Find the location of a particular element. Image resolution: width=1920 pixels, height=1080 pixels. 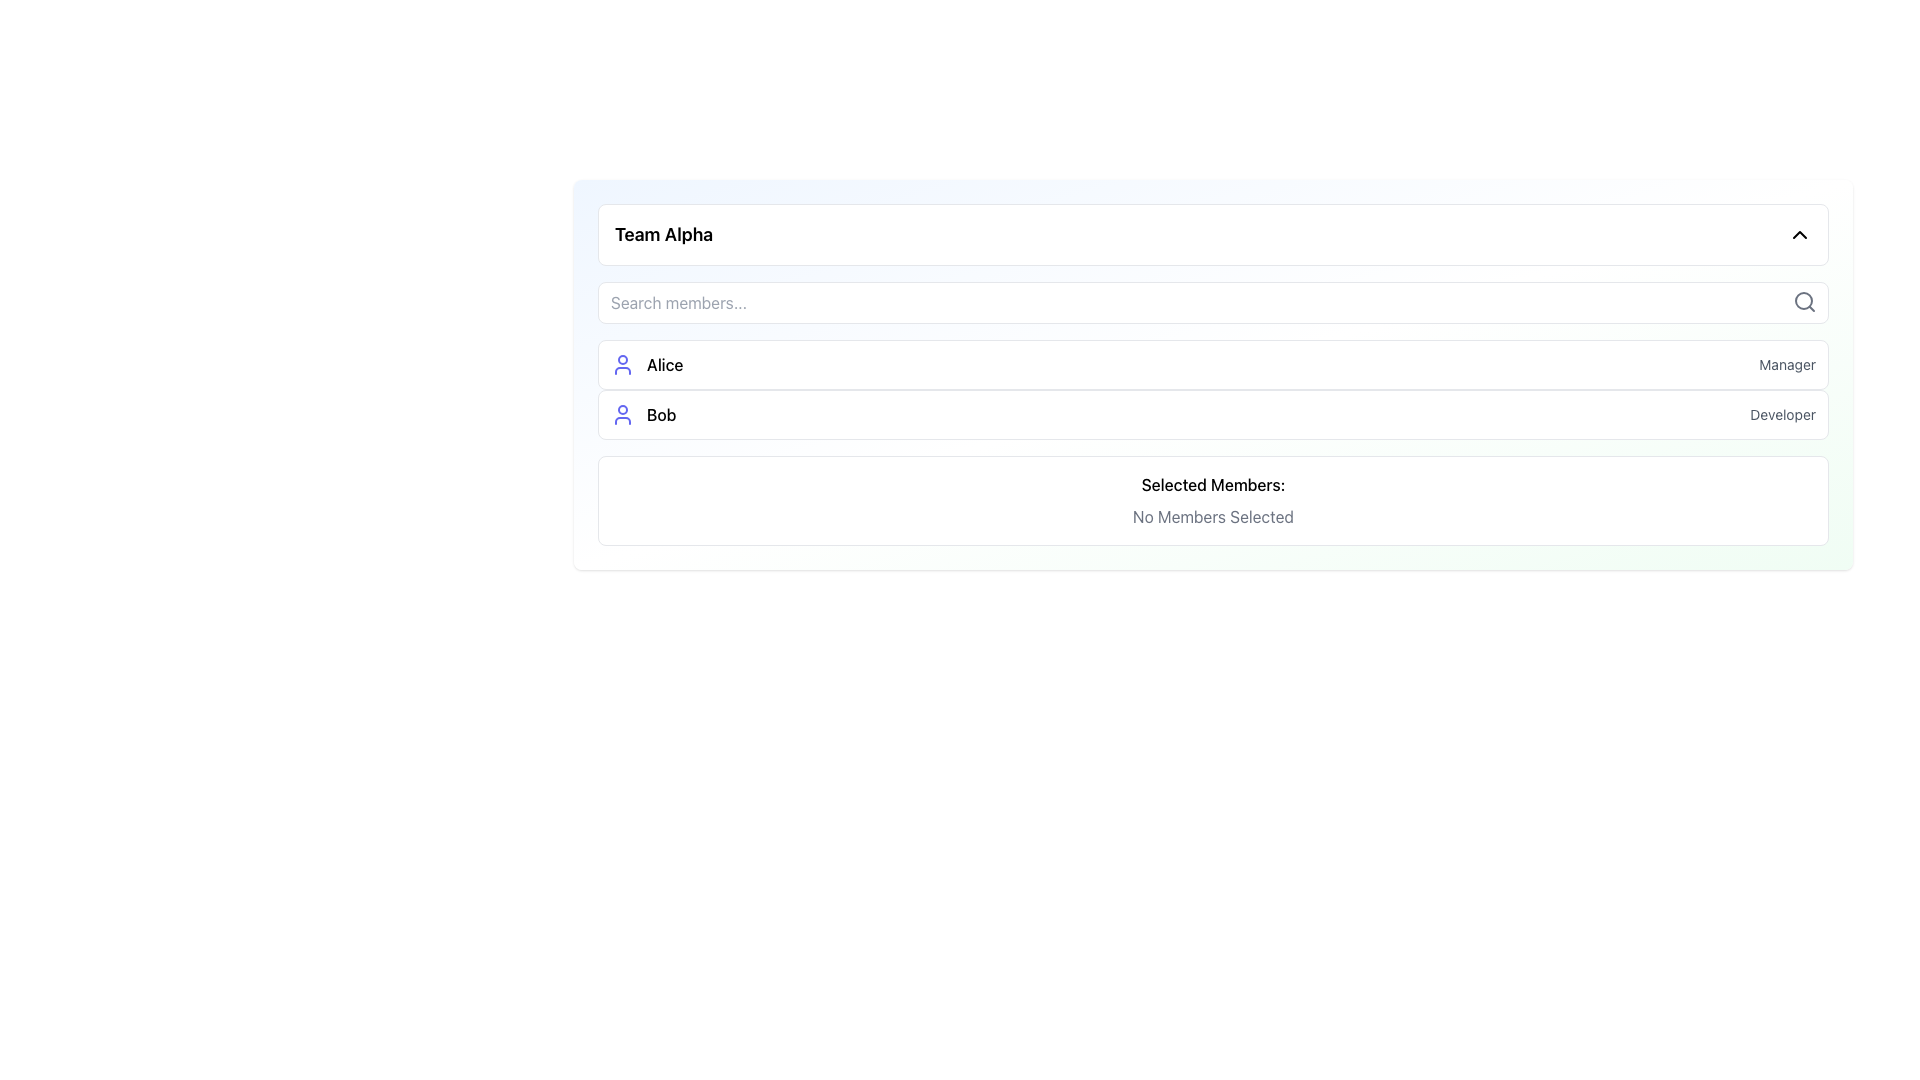

the profile image icon representing the user named 'Bob', located to the left of the text 'Bob' in a vertical list of selectable user entries is located at coordinates (622, 414).